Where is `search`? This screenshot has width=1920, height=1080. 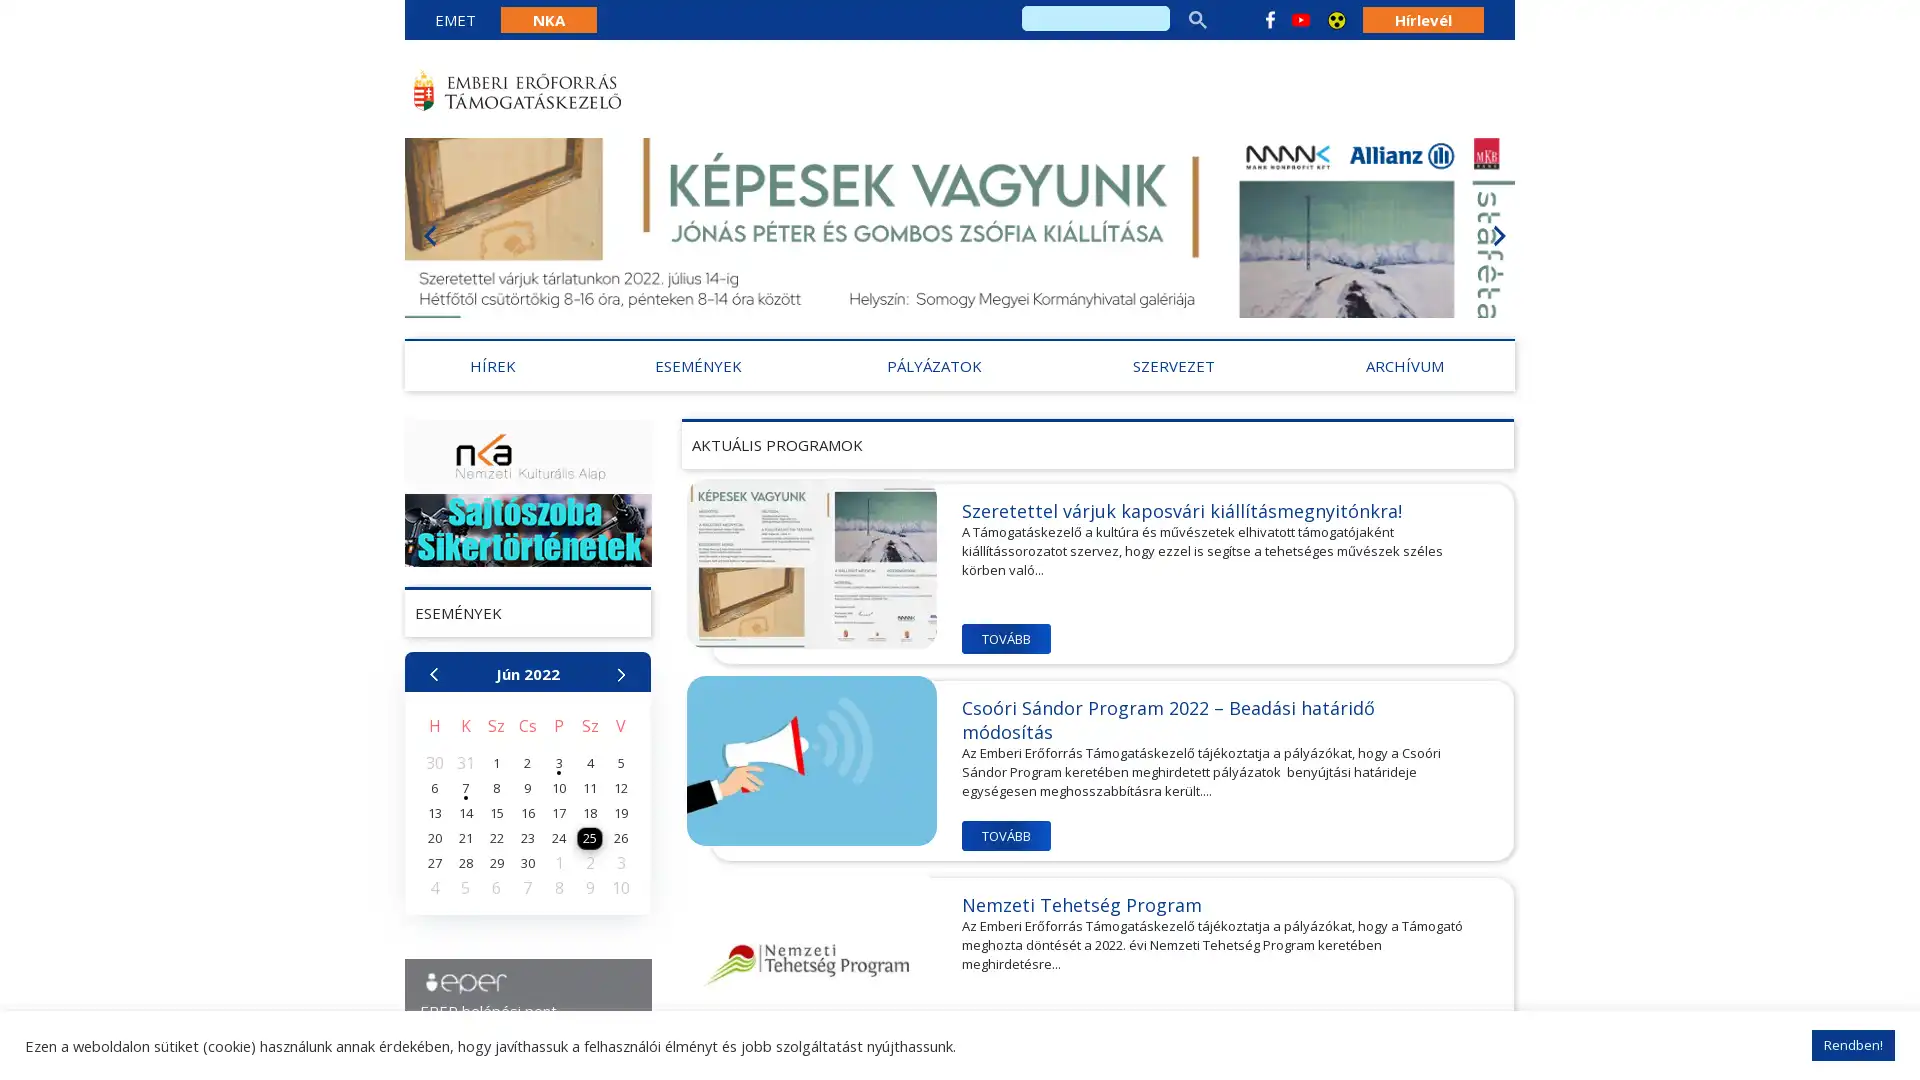 search is located at coordinates (1196, 19).